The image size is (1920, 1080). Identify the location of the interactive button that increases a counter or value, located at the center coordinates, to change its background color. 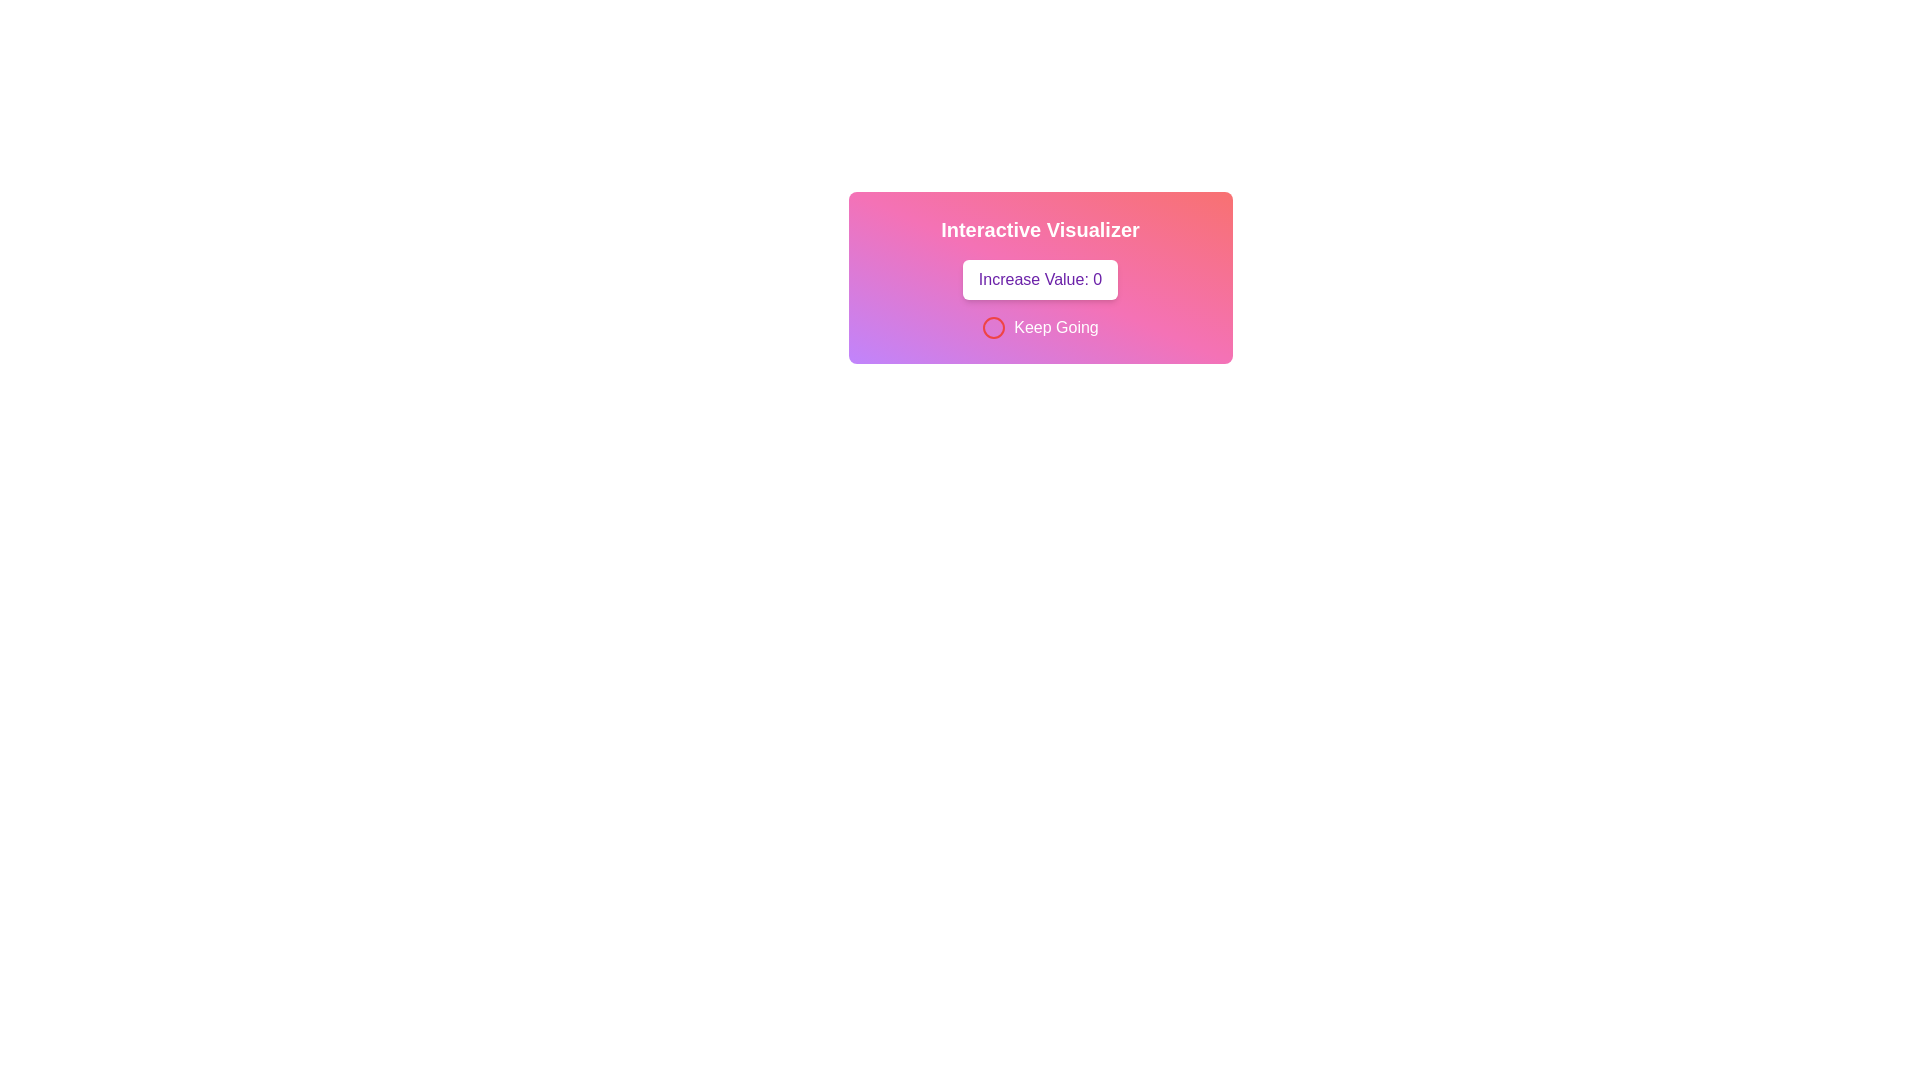
(1040, 280).